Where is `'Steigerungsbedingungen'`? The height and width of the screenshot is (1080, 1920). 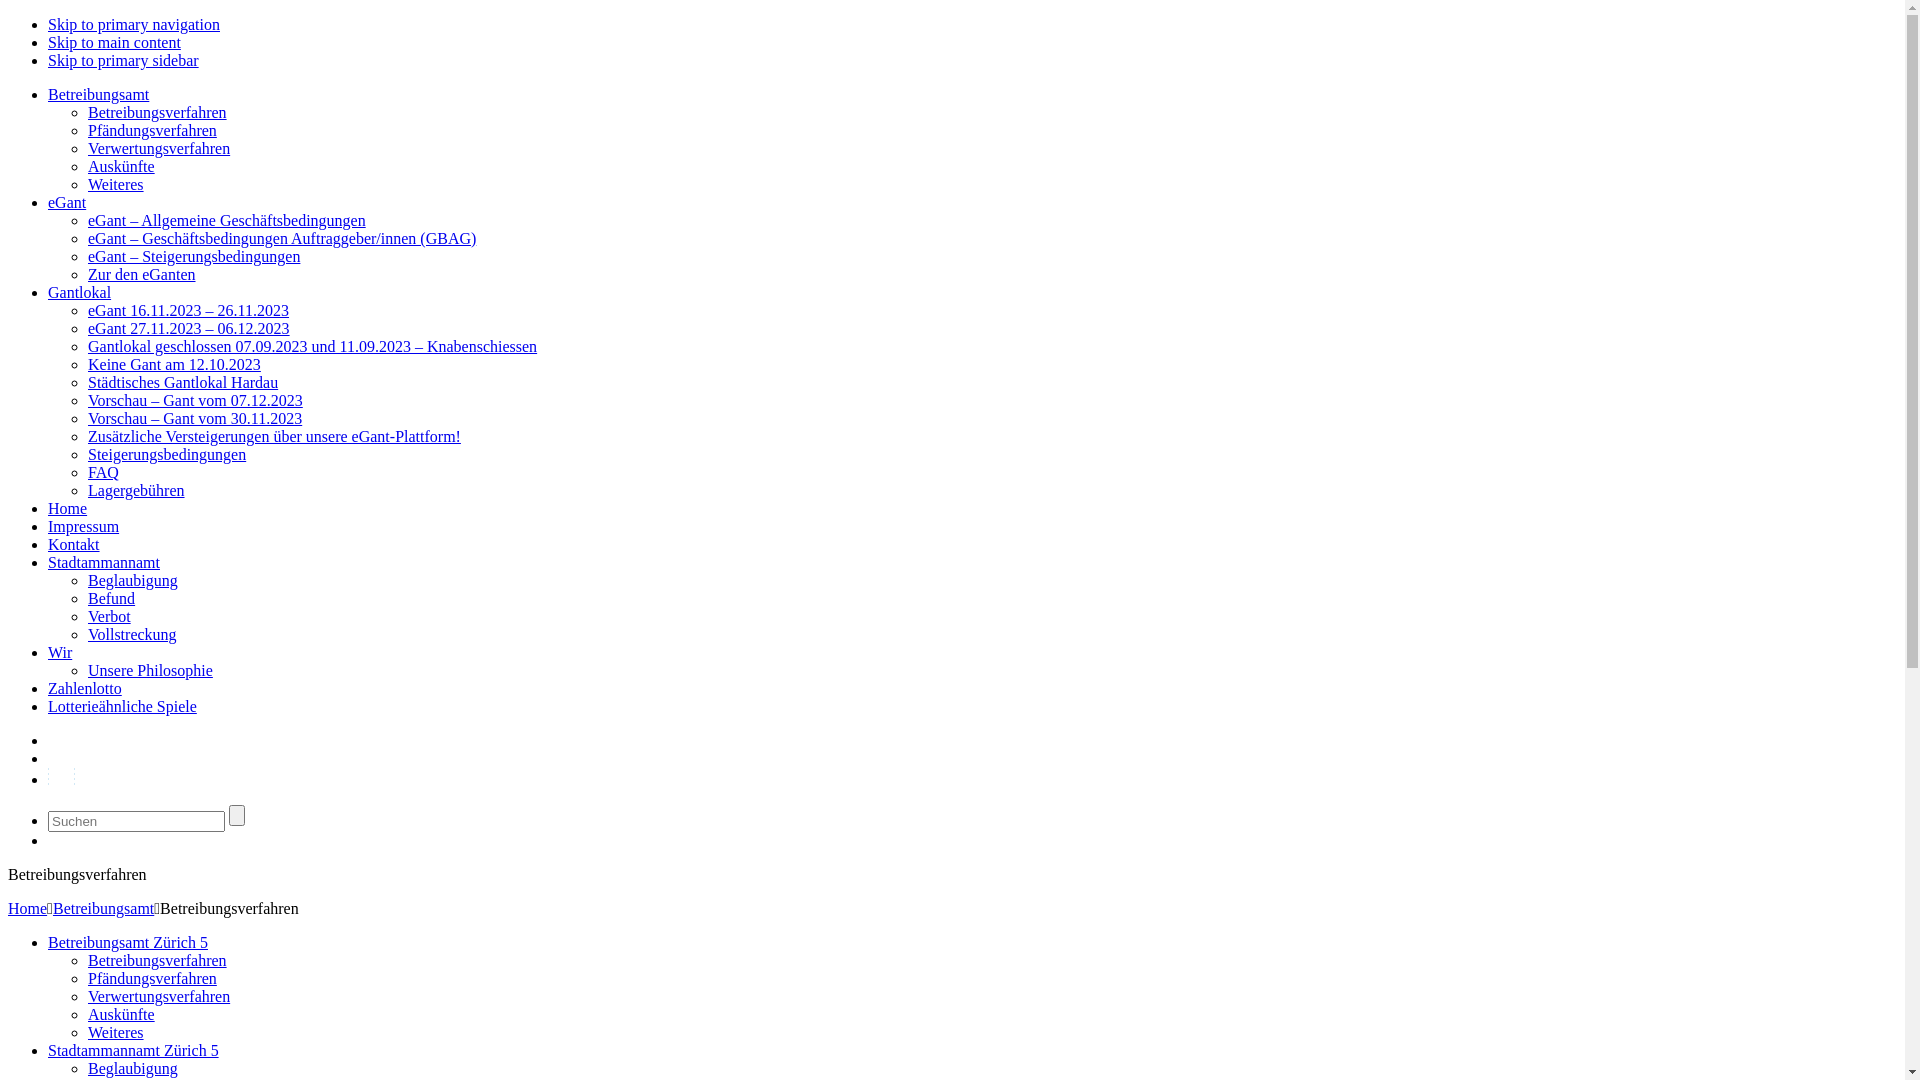 'Steigerungsbedingungen' is located at coordinates (167, 454).